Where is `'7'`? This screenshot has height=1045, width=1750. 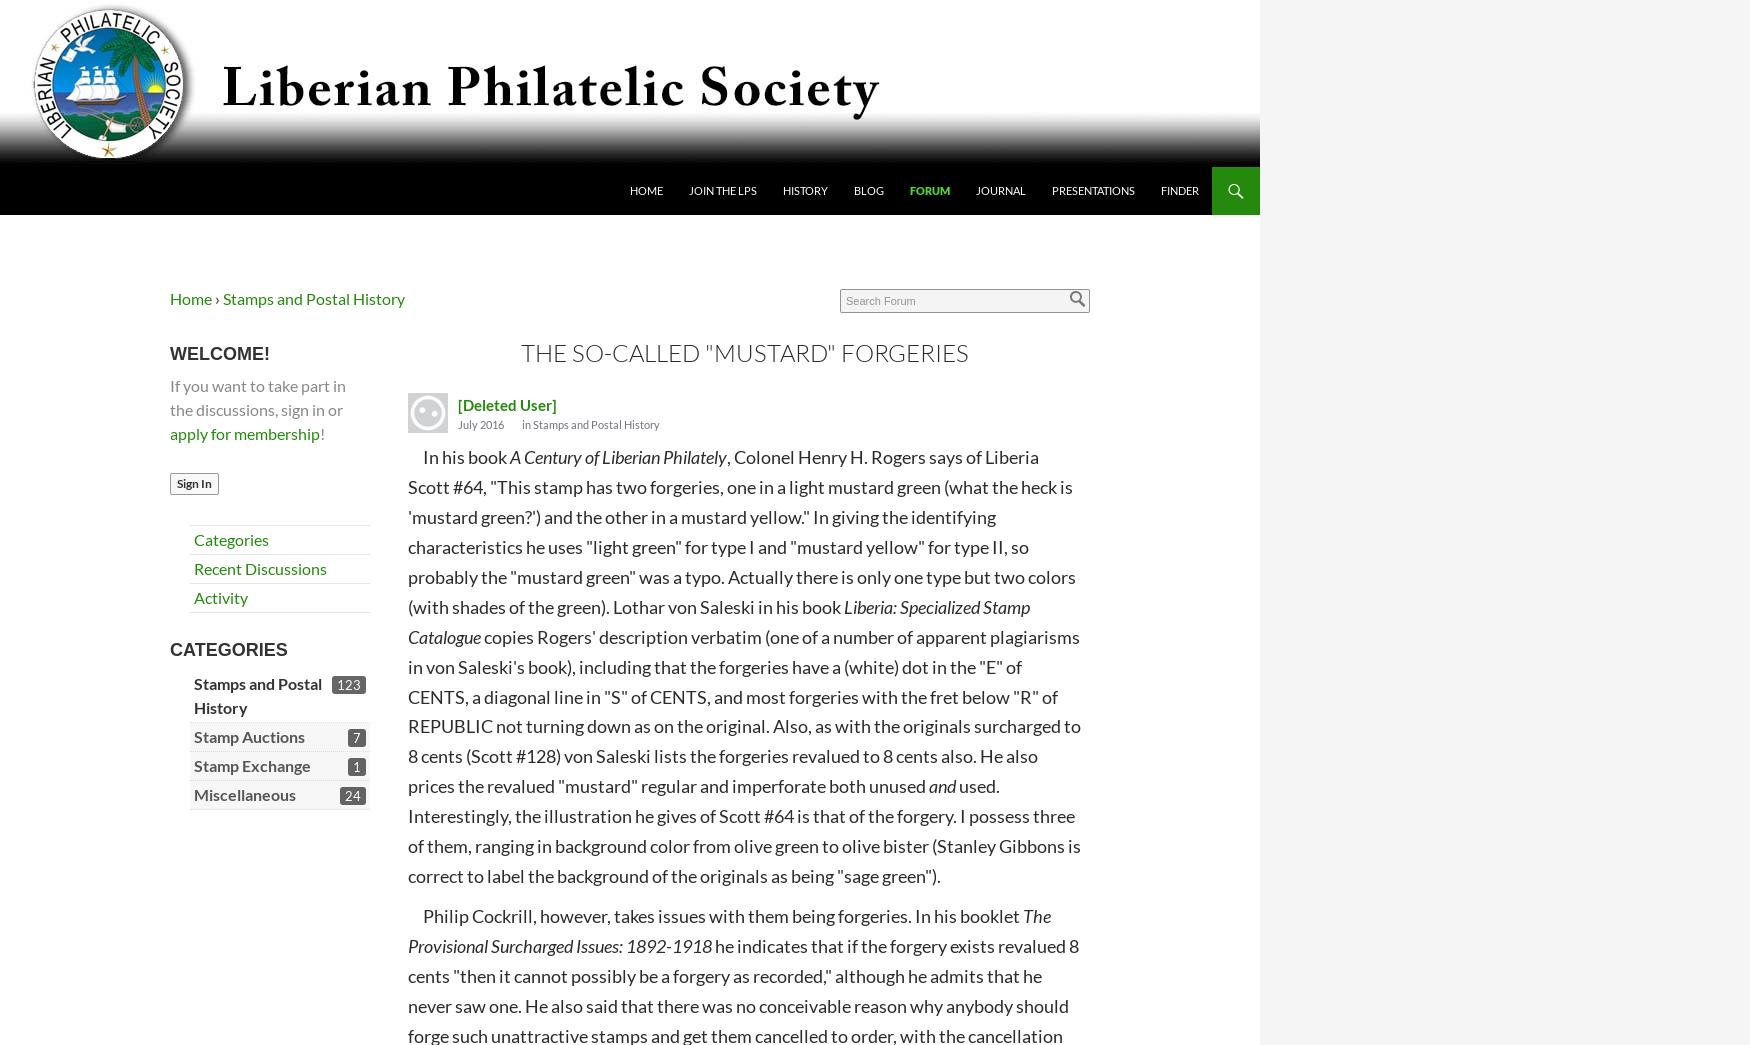 '7' is located at coordinates (355, 736).